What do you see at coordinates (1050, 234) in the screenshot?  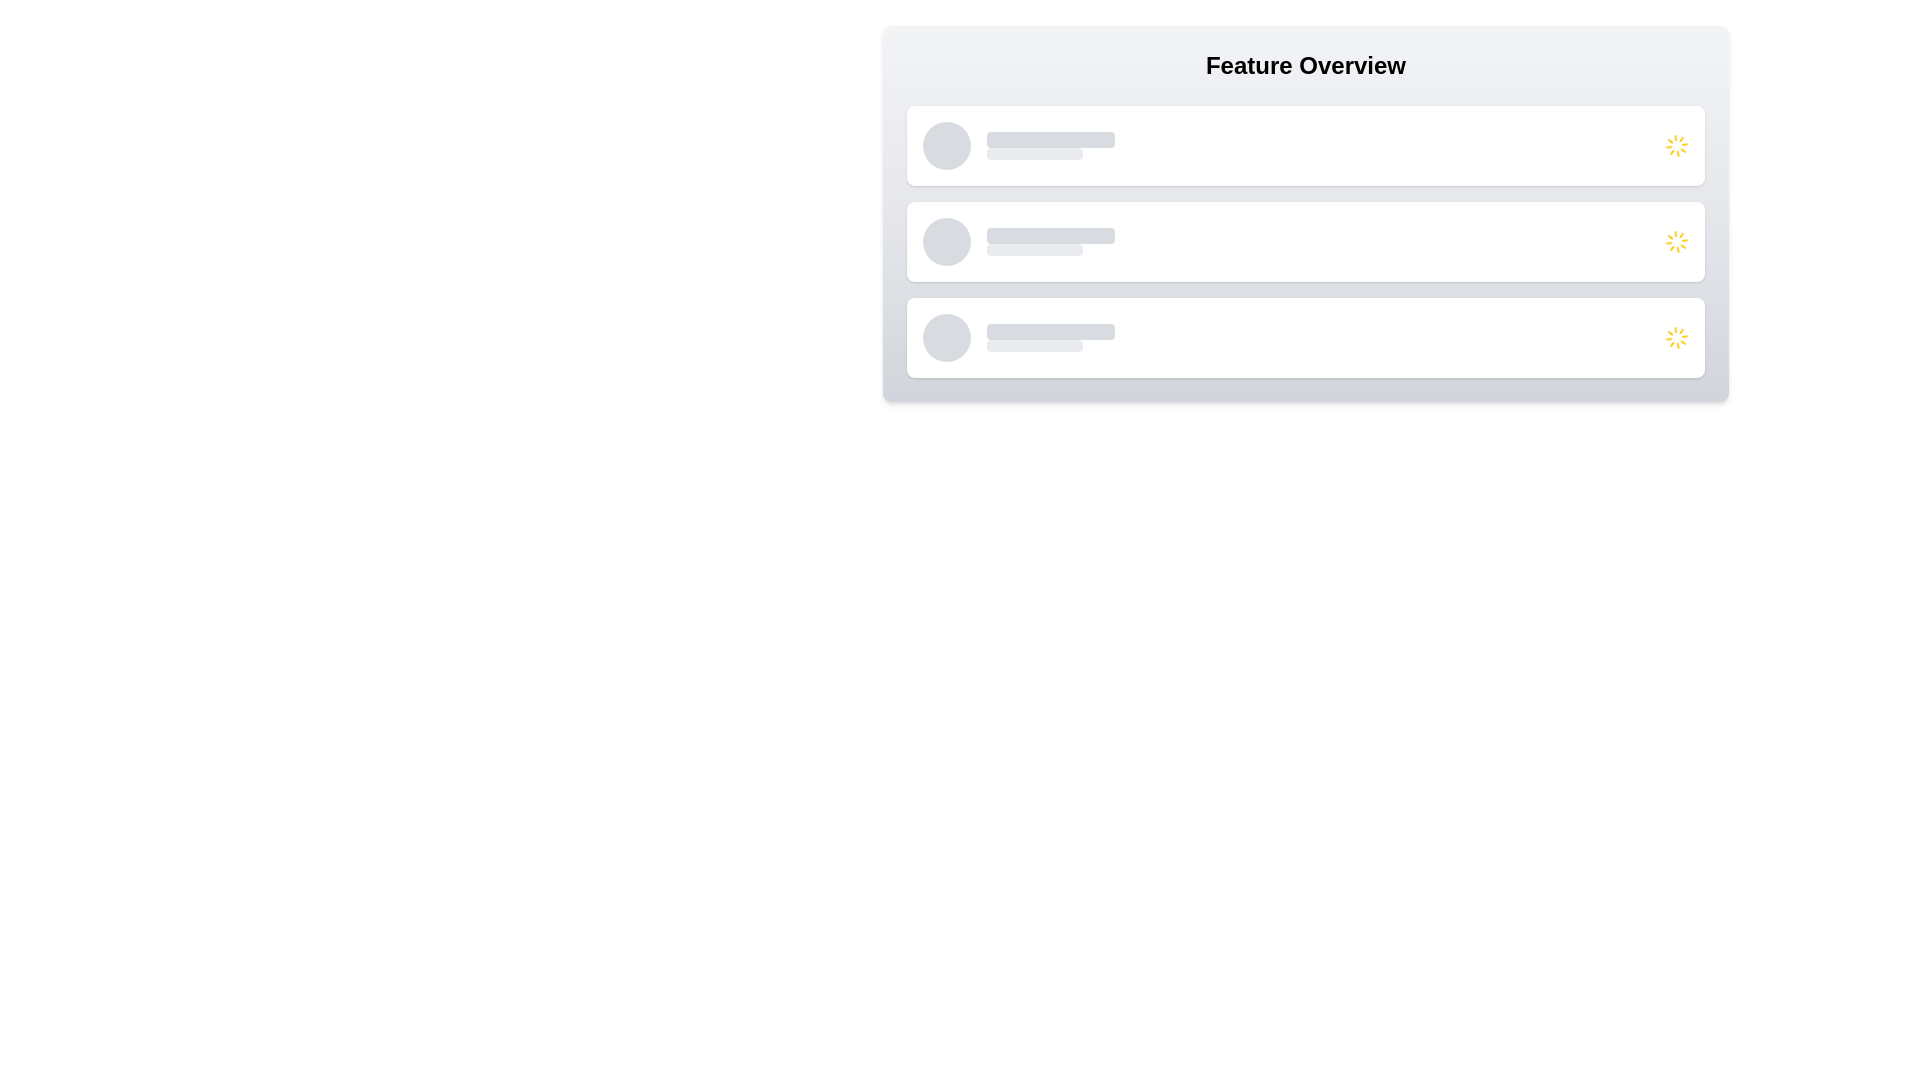 I see `the Loading placeholder bar, which is a narrow rectangular bar with rounded edges styled in light gray, located in the second content block to the right of a circular avatar placeholder` at bounding box center [1050, 234].